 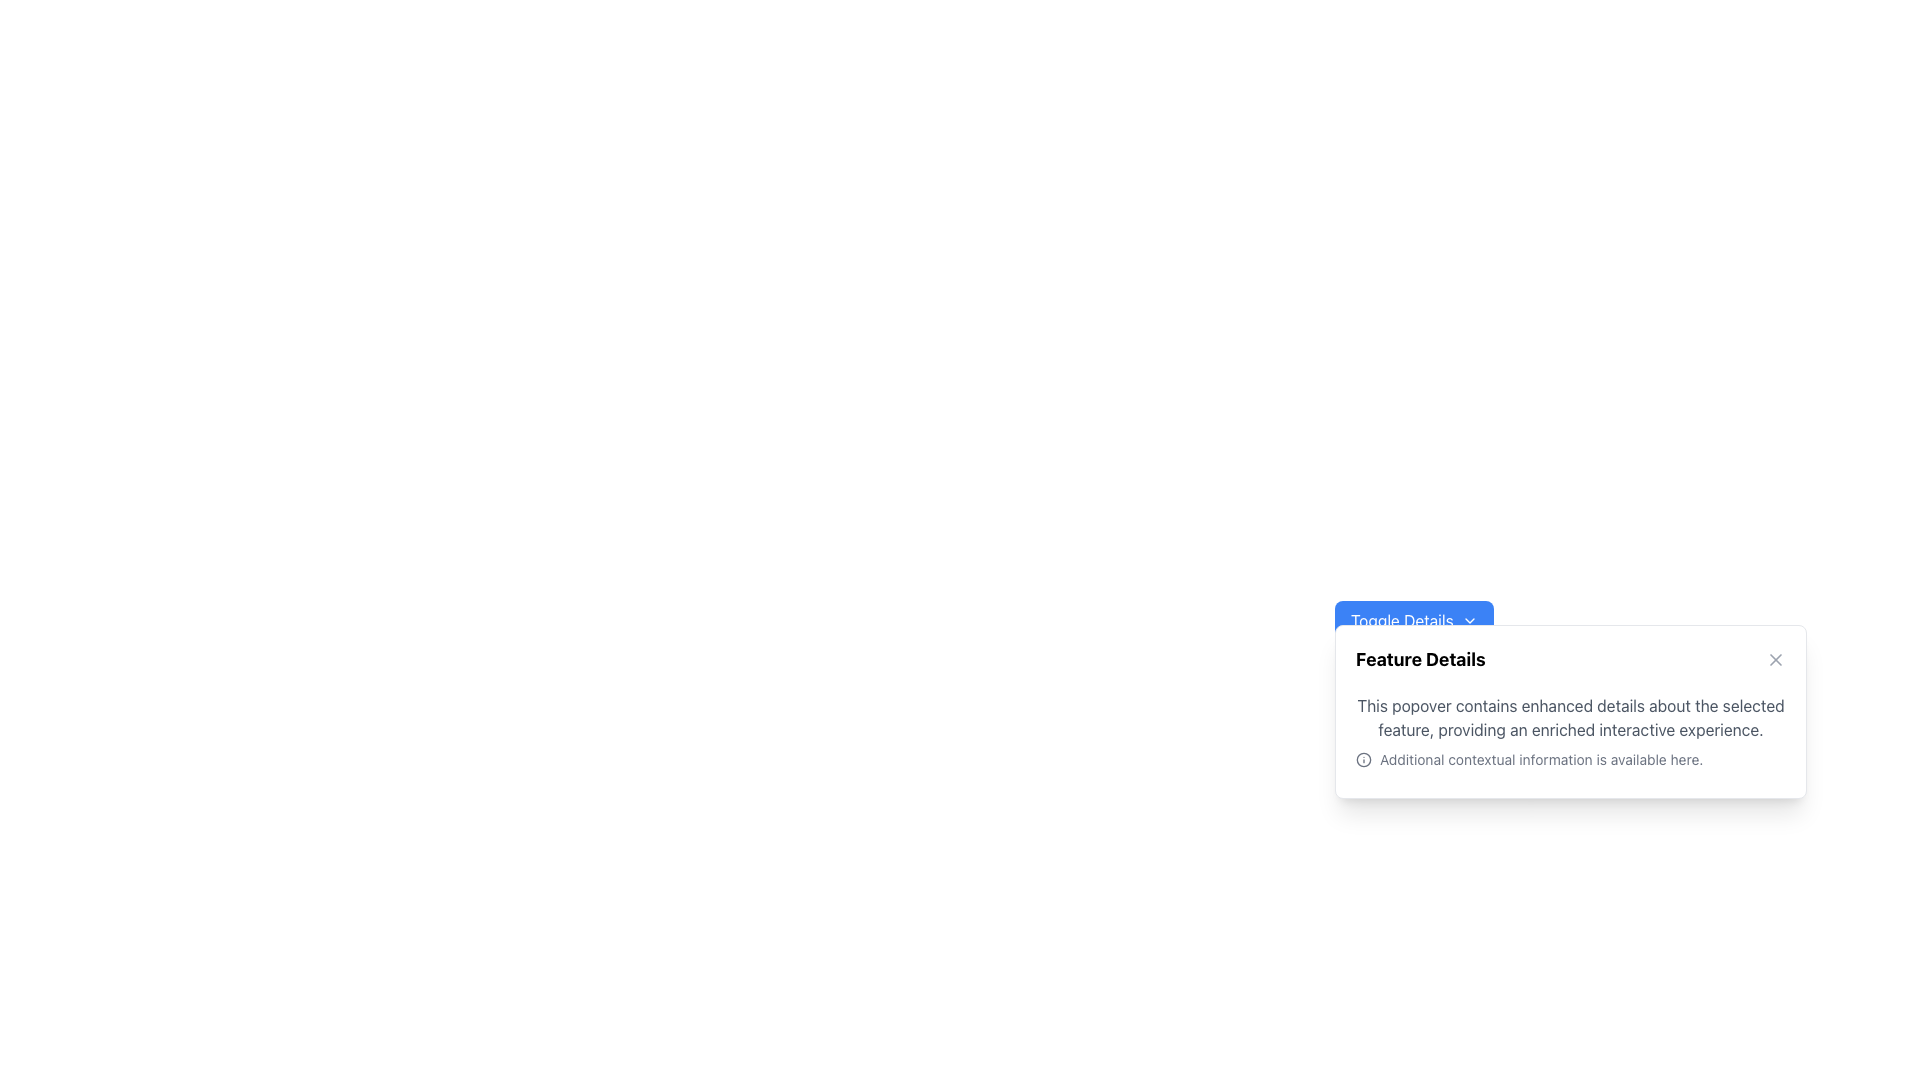 What do you see at coordinates (1569, 759) in the screenshot?
I see `the text 'Additional contextual information is available here.' within the bottom-right popover` at bounding box center [1569, 759].